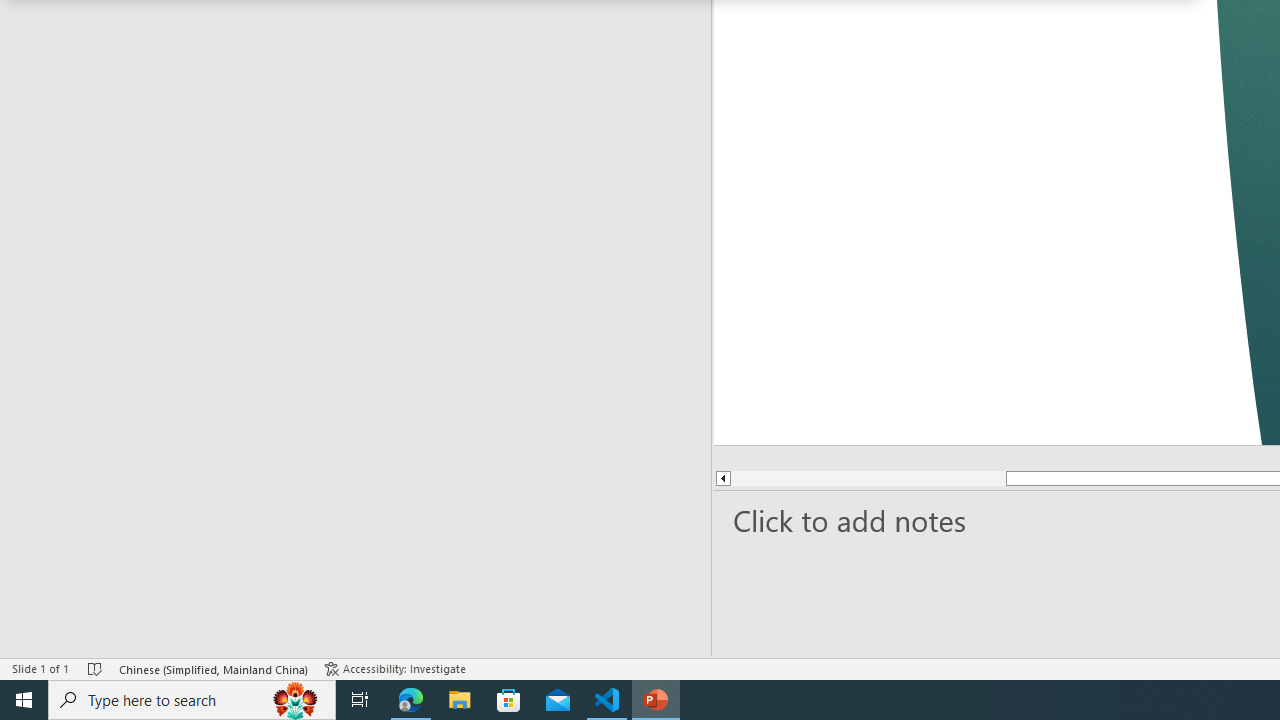 Image resolution: width=1280 pixels, height=720 pixels. I want to click on 'Start', so click(24, 698).